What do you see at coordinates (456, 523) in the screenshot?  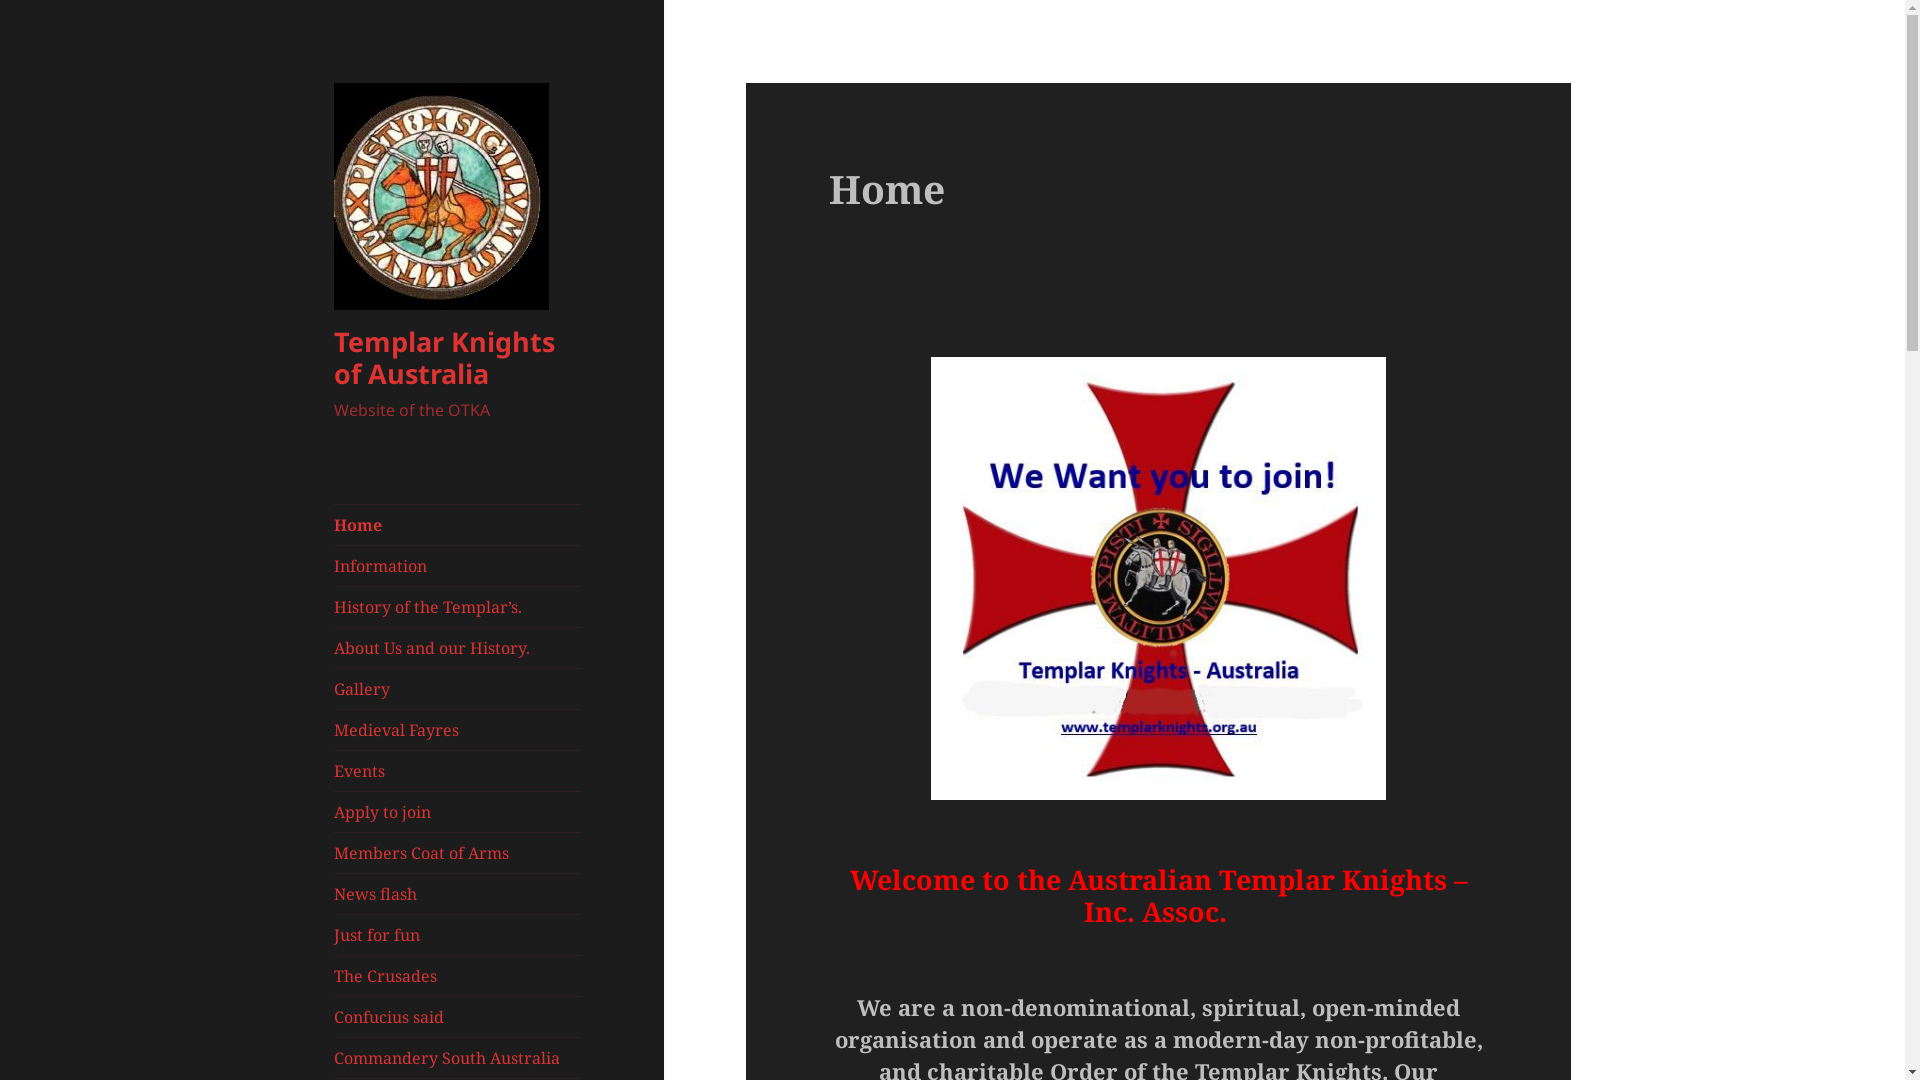 I see `'Home'` at bounding box center [456, 523].